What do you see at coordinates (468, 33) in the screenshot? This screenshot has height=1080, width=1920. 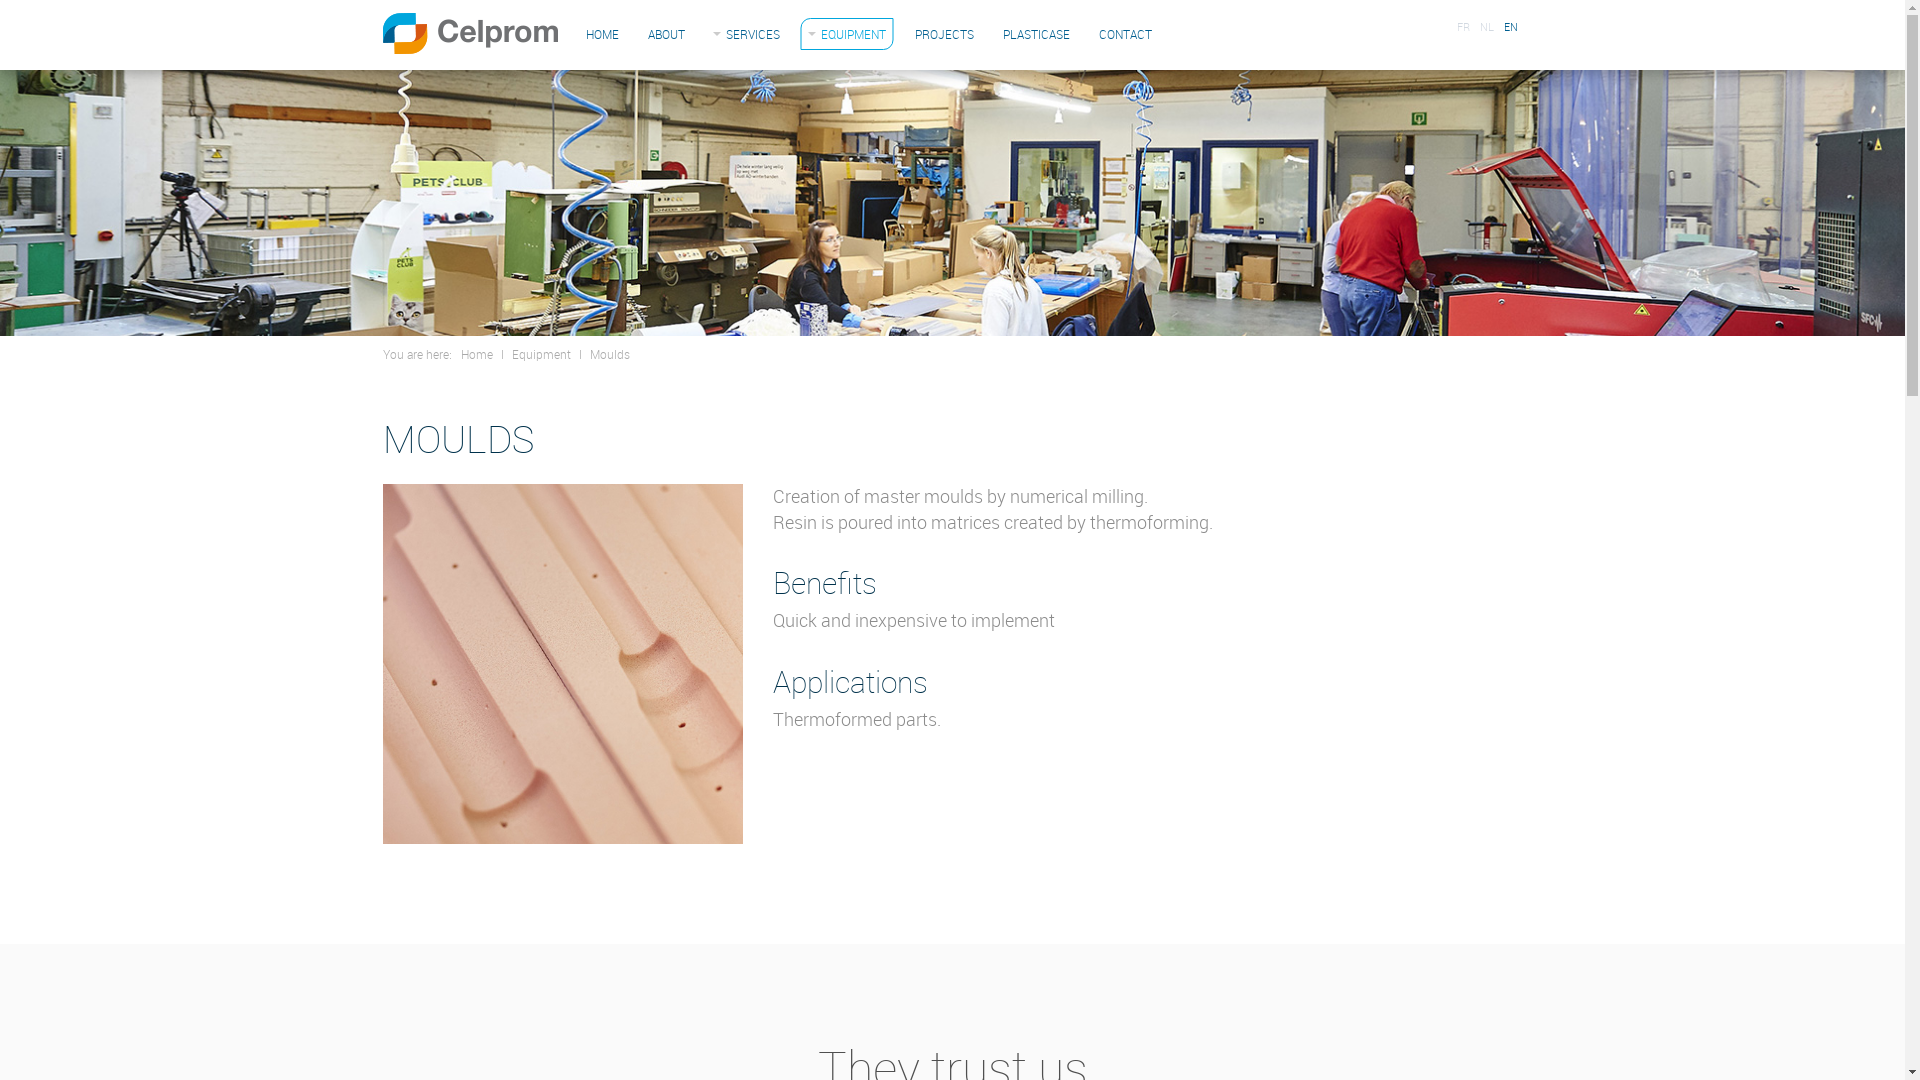 I see `'Celprom'` at bounding box center [468, 33].